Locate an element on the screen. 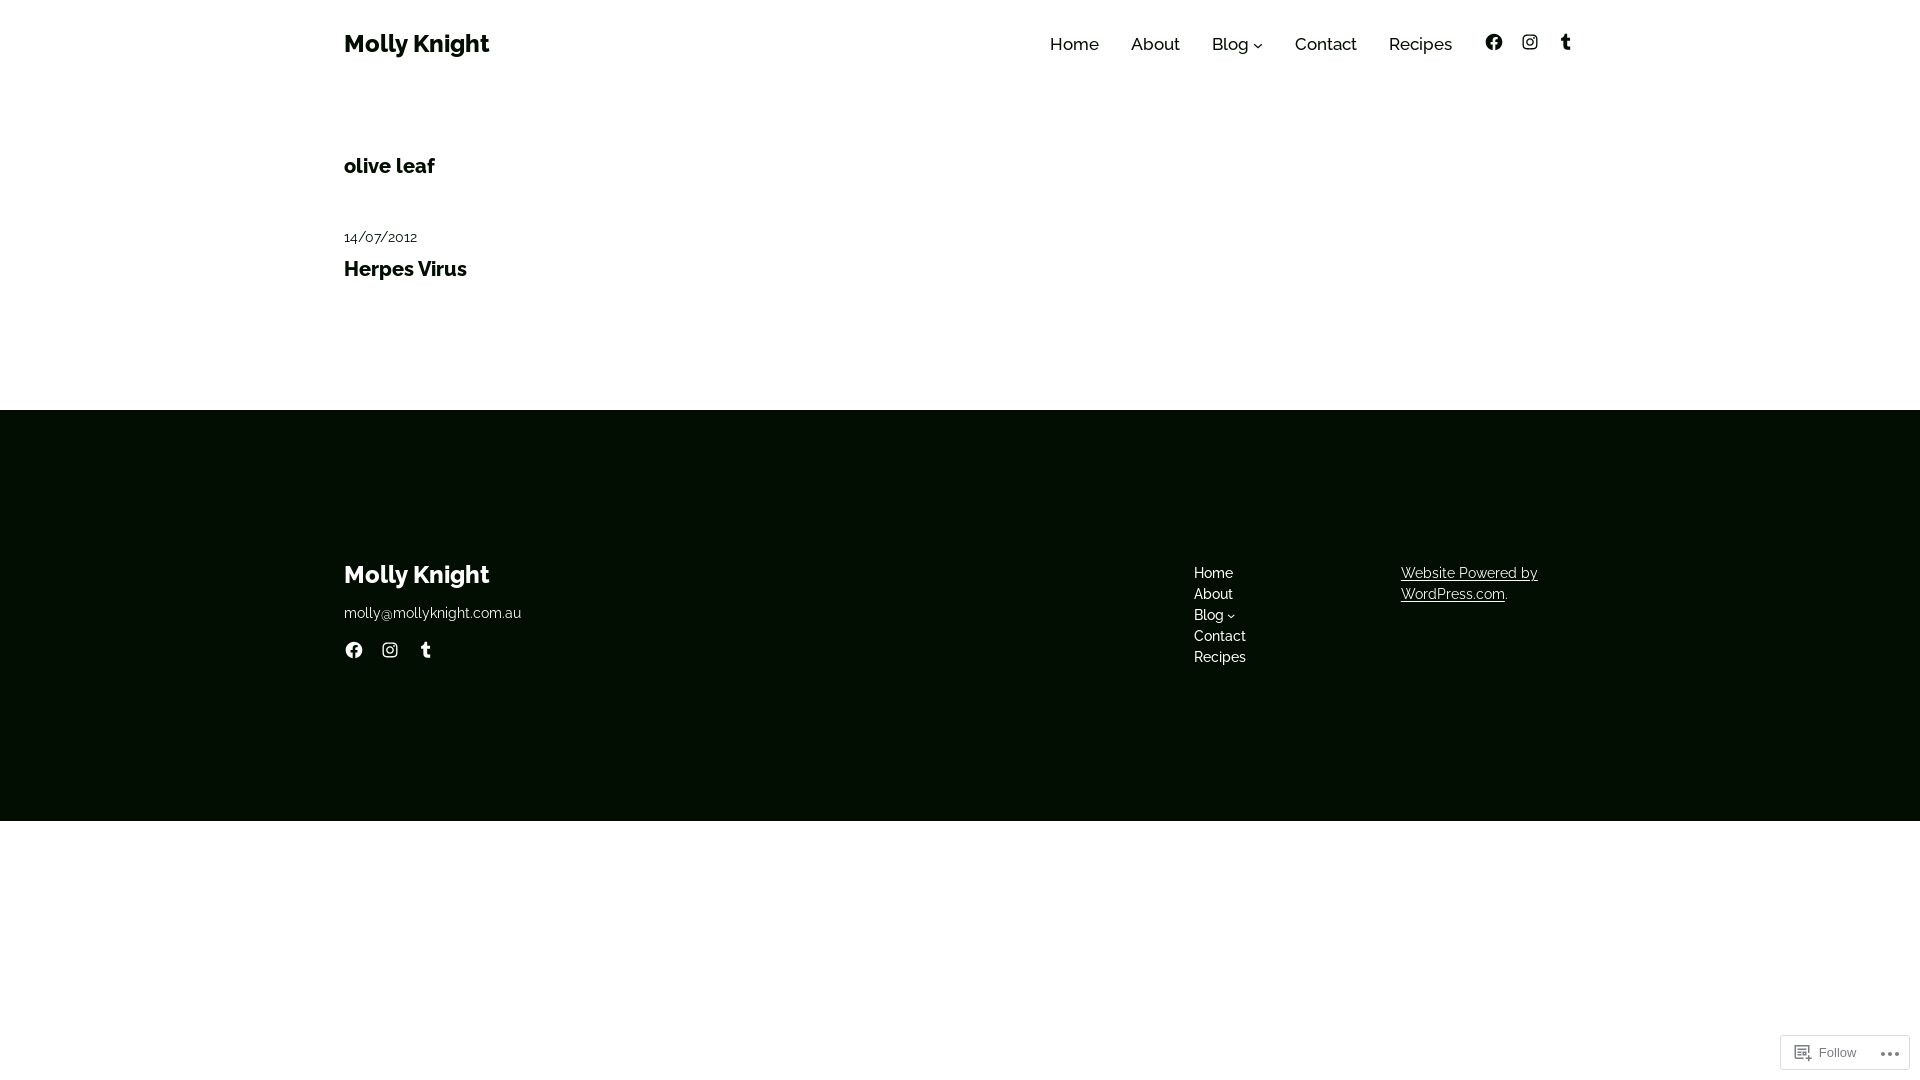 This screenshot has width=1920, height=1080. 'Recipes' is located at coordinates (1194, 657).